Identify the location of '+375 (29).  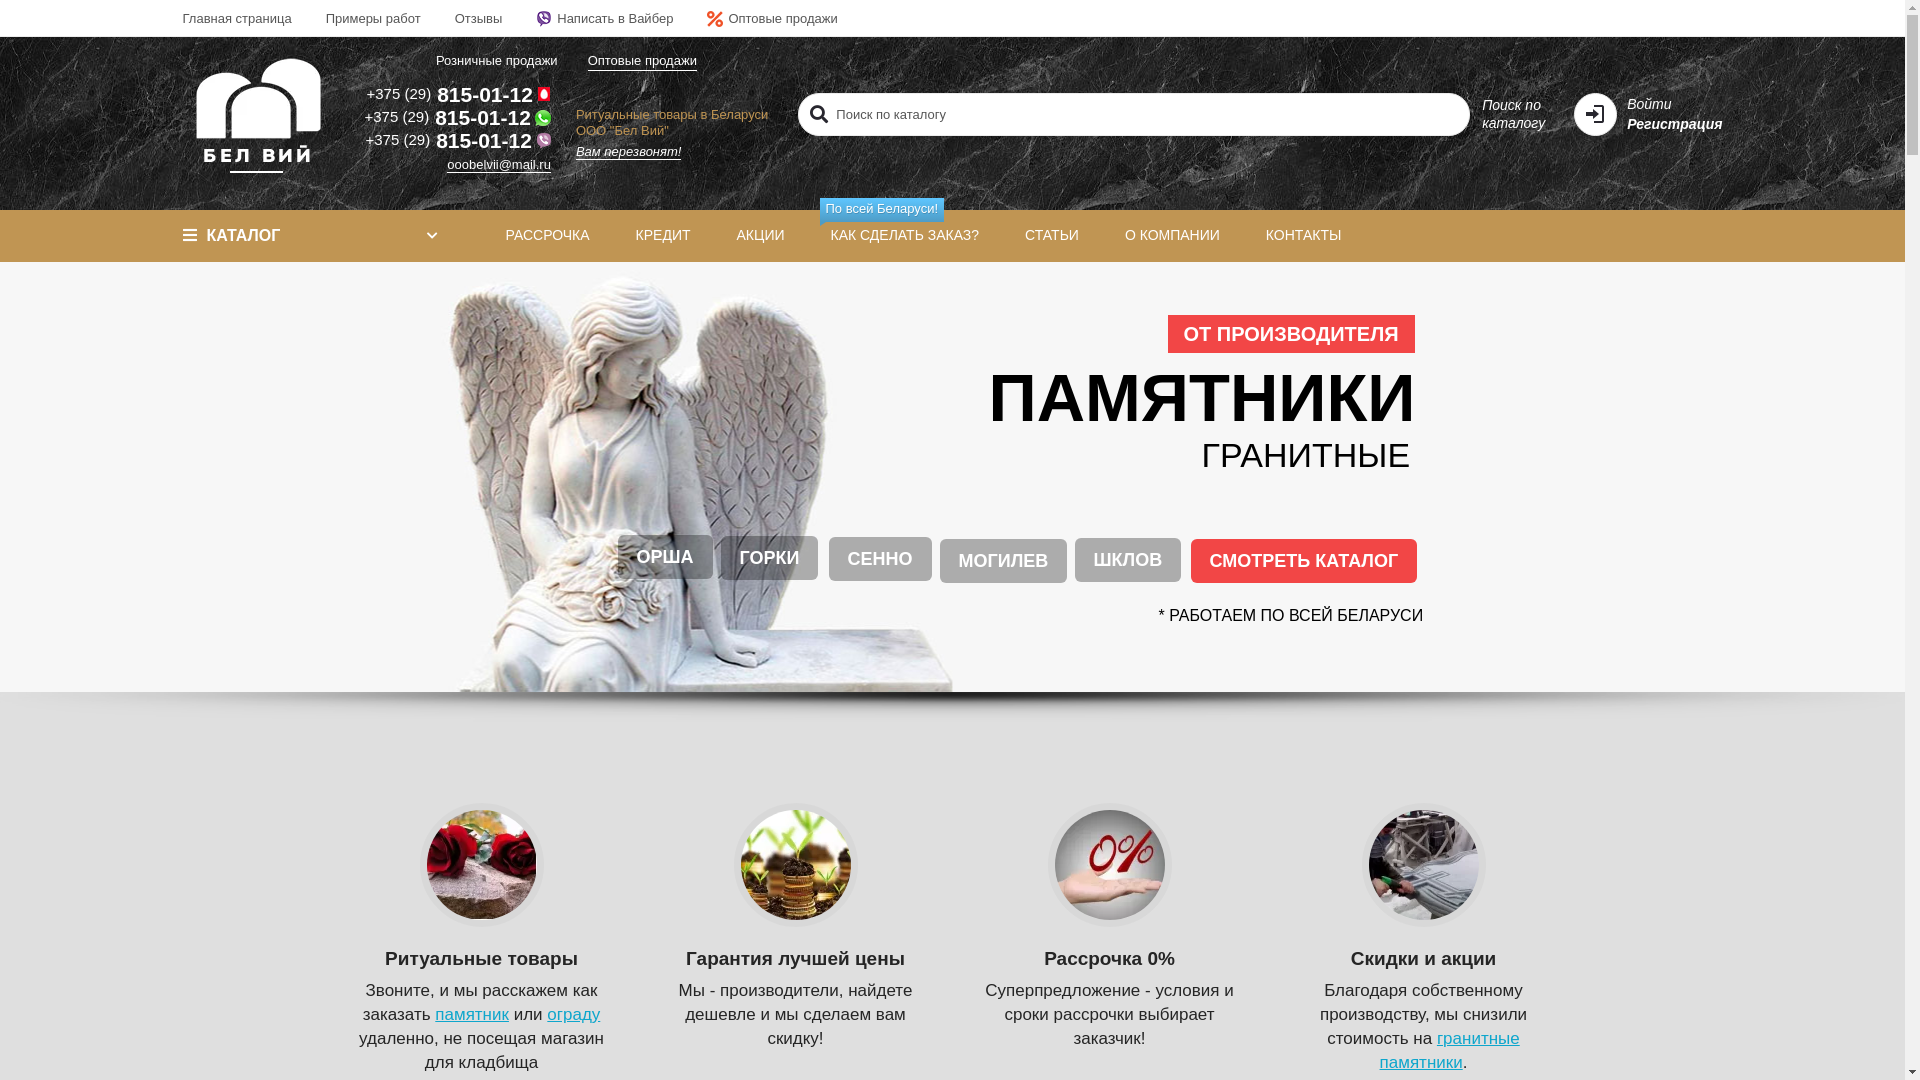
(455, 94).